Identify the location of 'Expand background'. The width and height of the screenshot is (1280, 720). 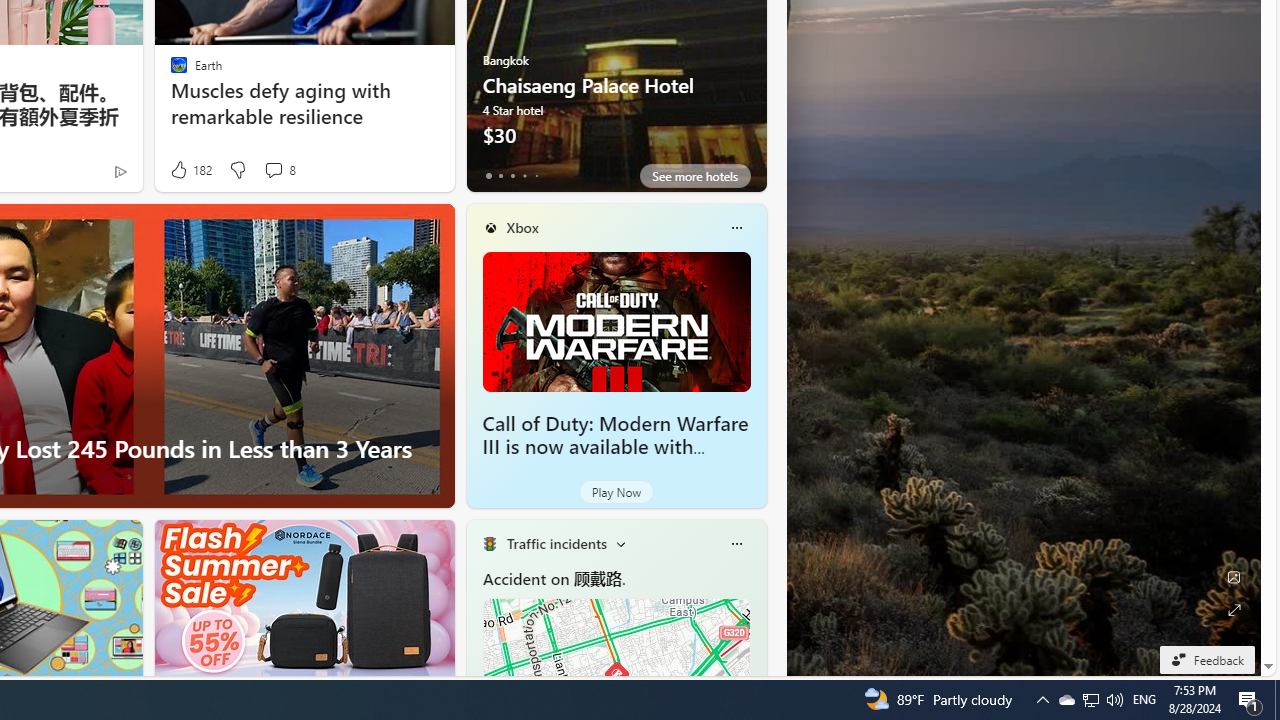
(1232, 609).